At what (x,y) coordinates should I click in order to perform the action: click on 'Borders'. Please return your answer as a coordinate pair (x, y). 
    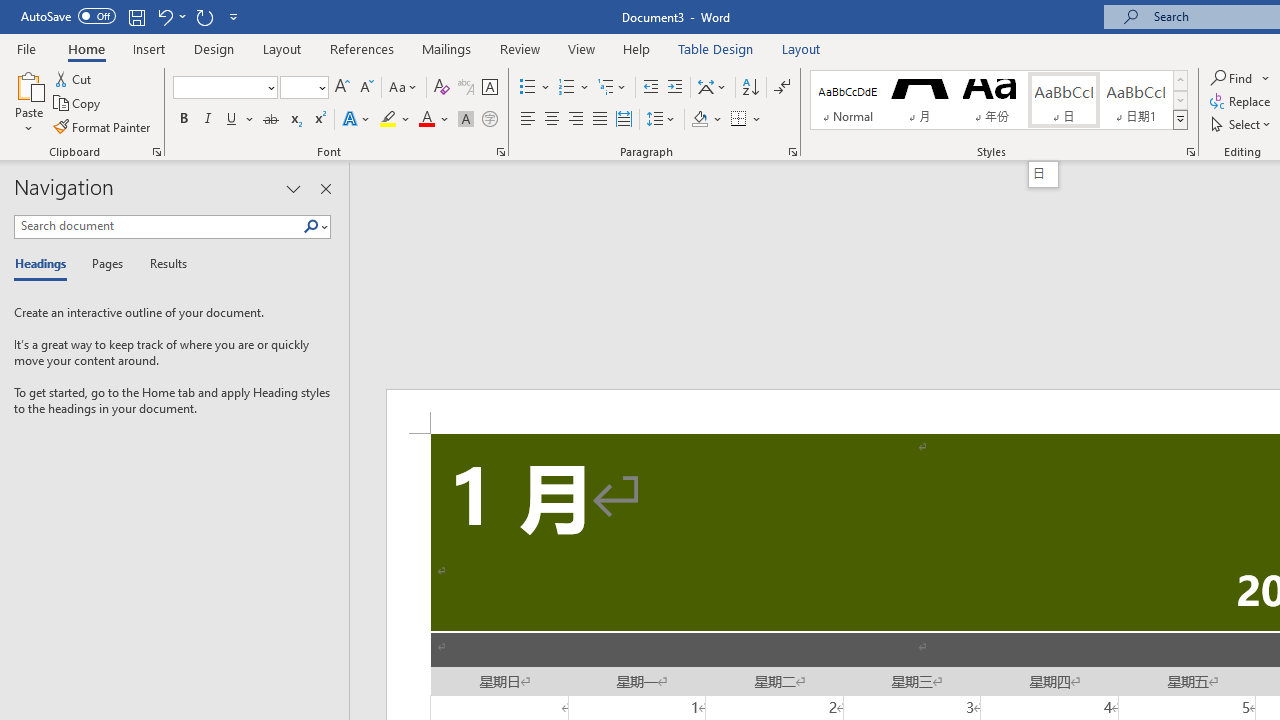
    Looking at the image, I should click on (745, 119).